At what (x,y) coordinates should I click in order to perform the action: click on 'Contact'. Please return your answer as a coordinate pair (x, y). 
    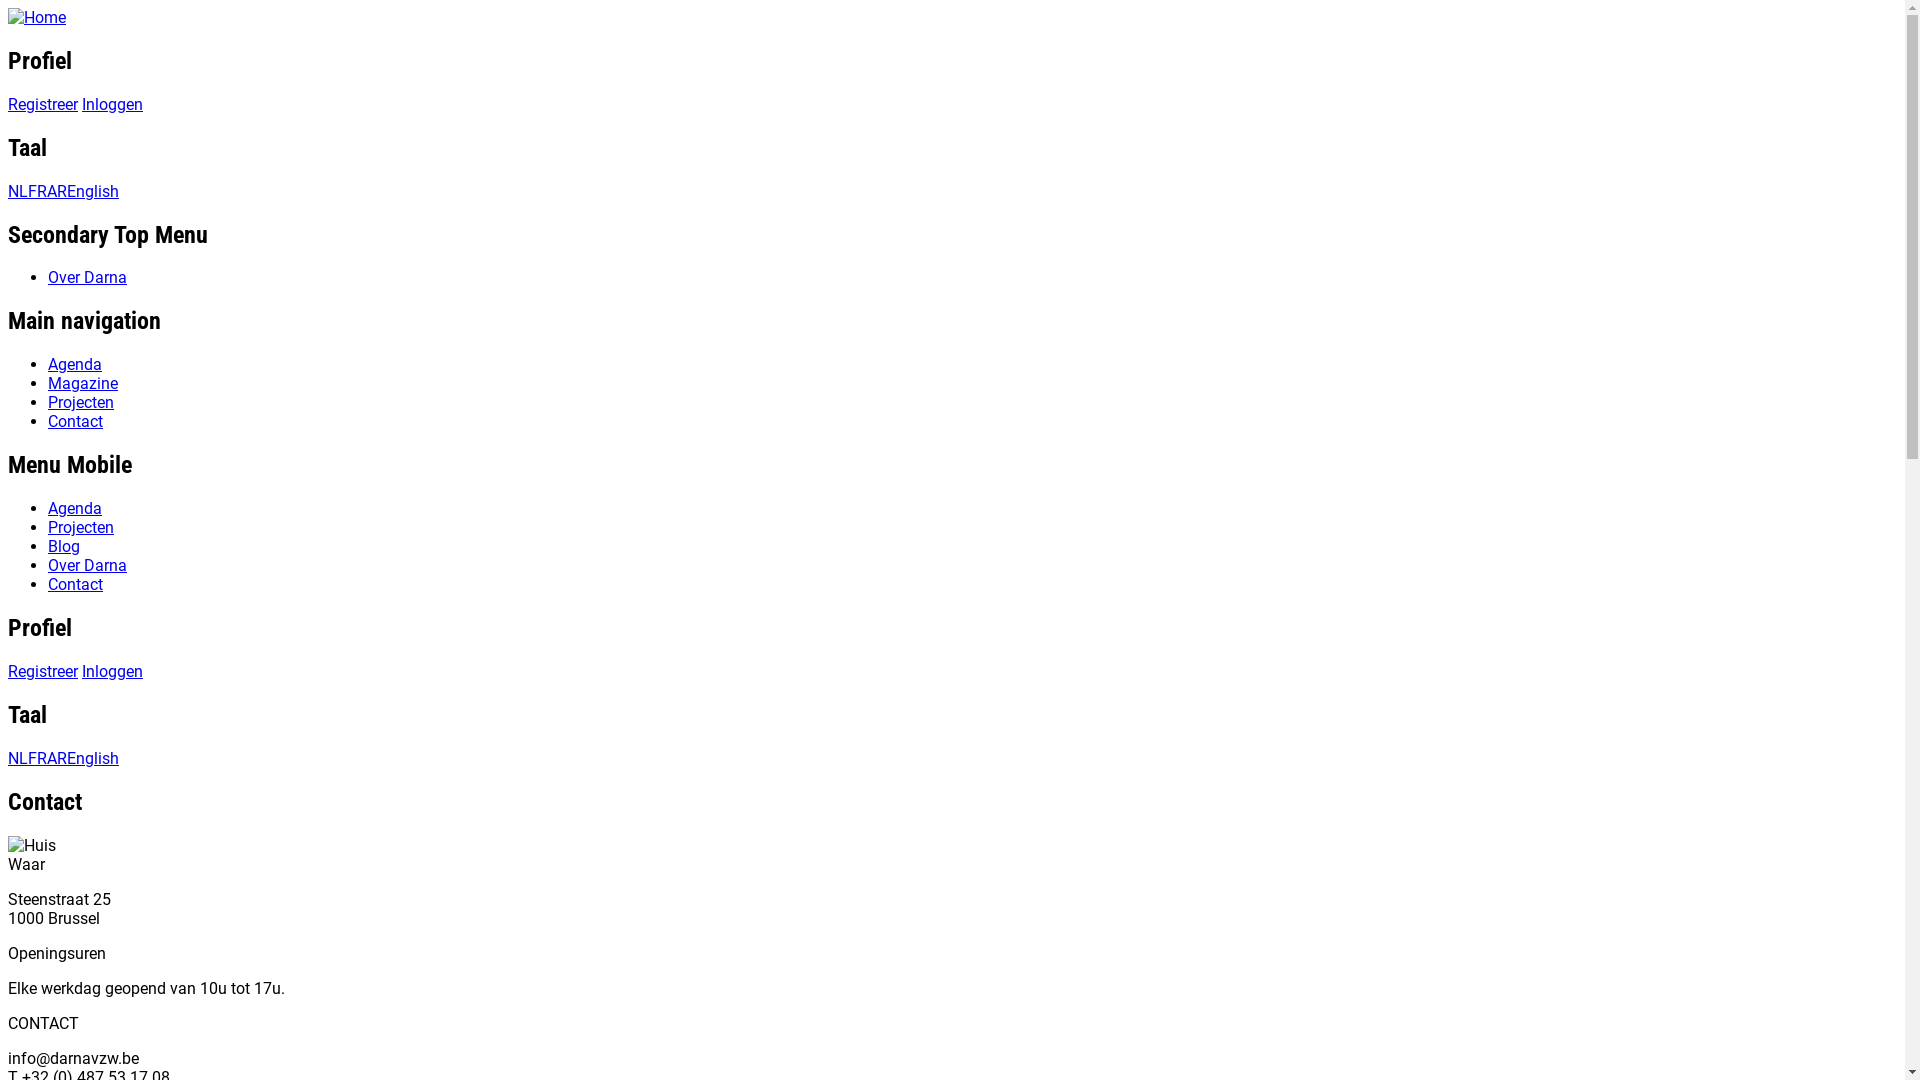
    Looking at the image, I should click on (75, 420).